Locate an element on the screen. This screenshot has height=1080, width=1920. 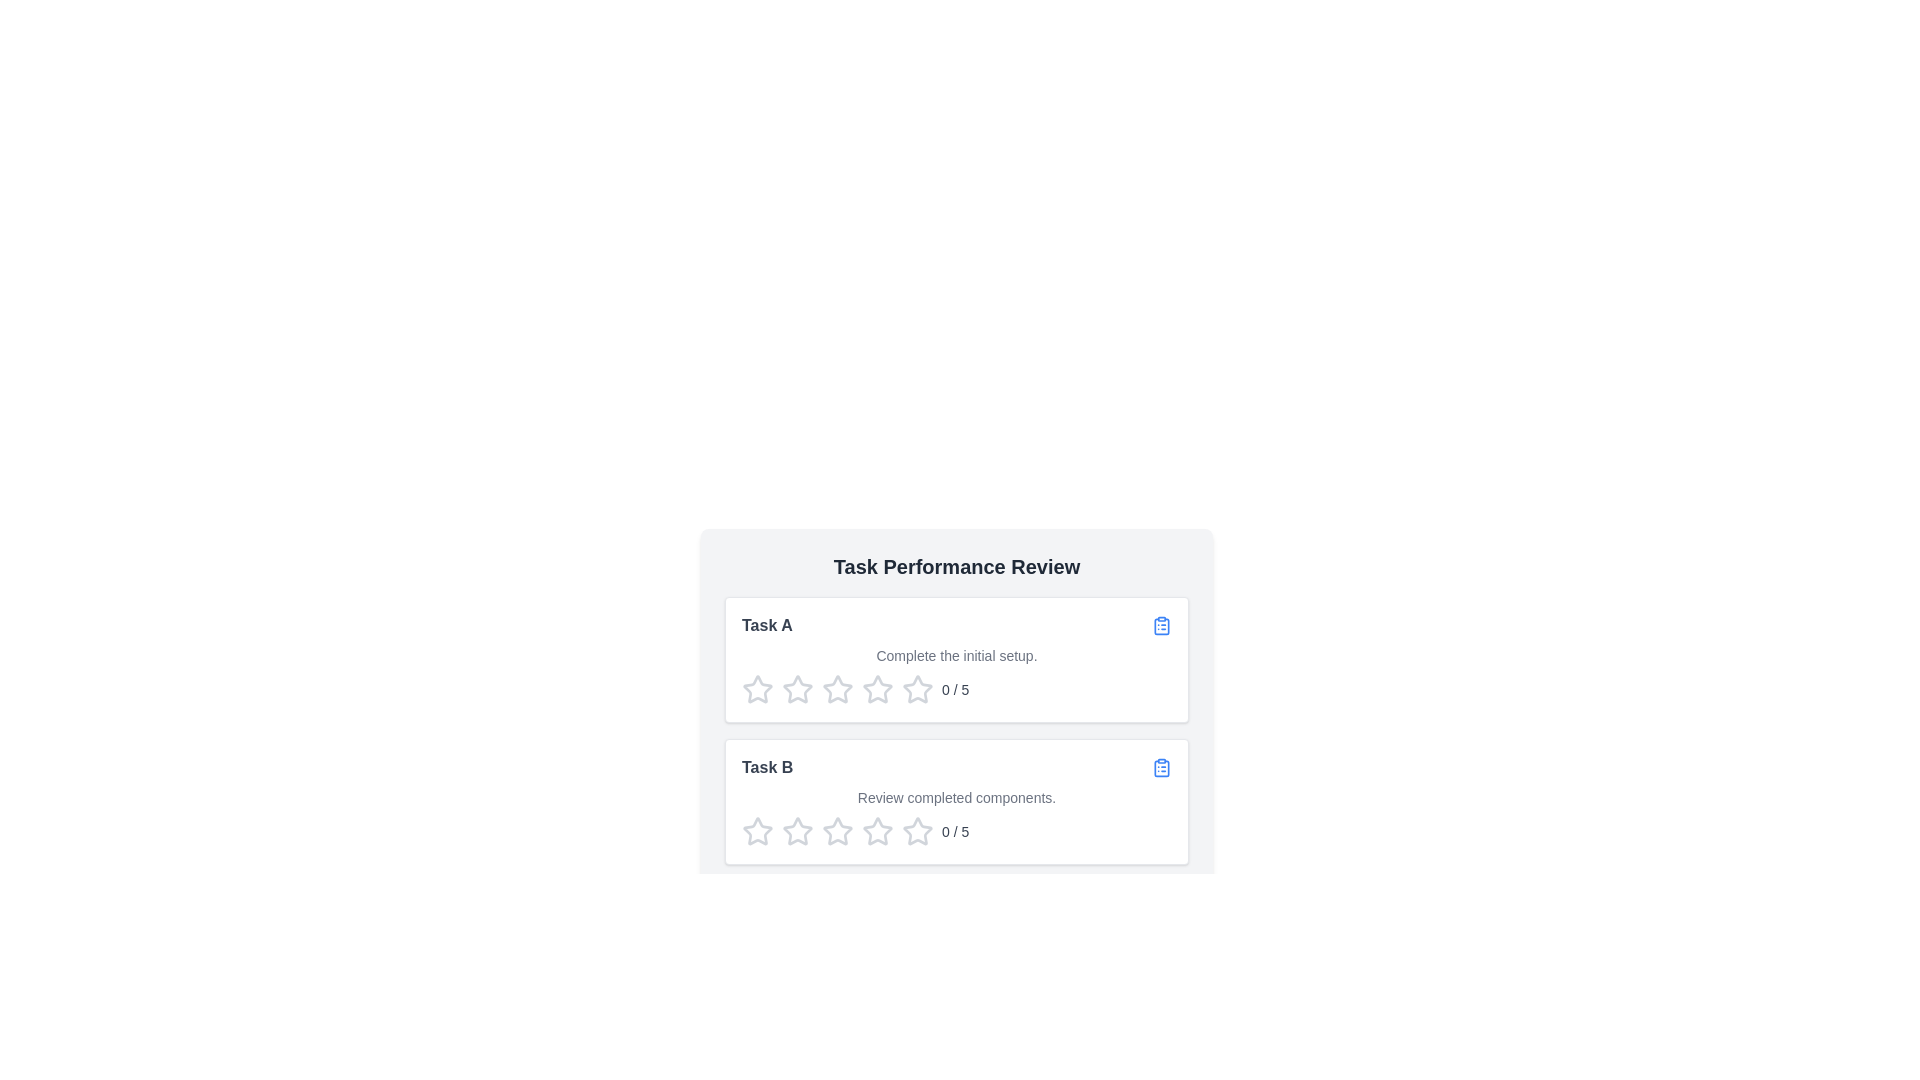
the clipboard icon is located at coordinates (1161, 624).